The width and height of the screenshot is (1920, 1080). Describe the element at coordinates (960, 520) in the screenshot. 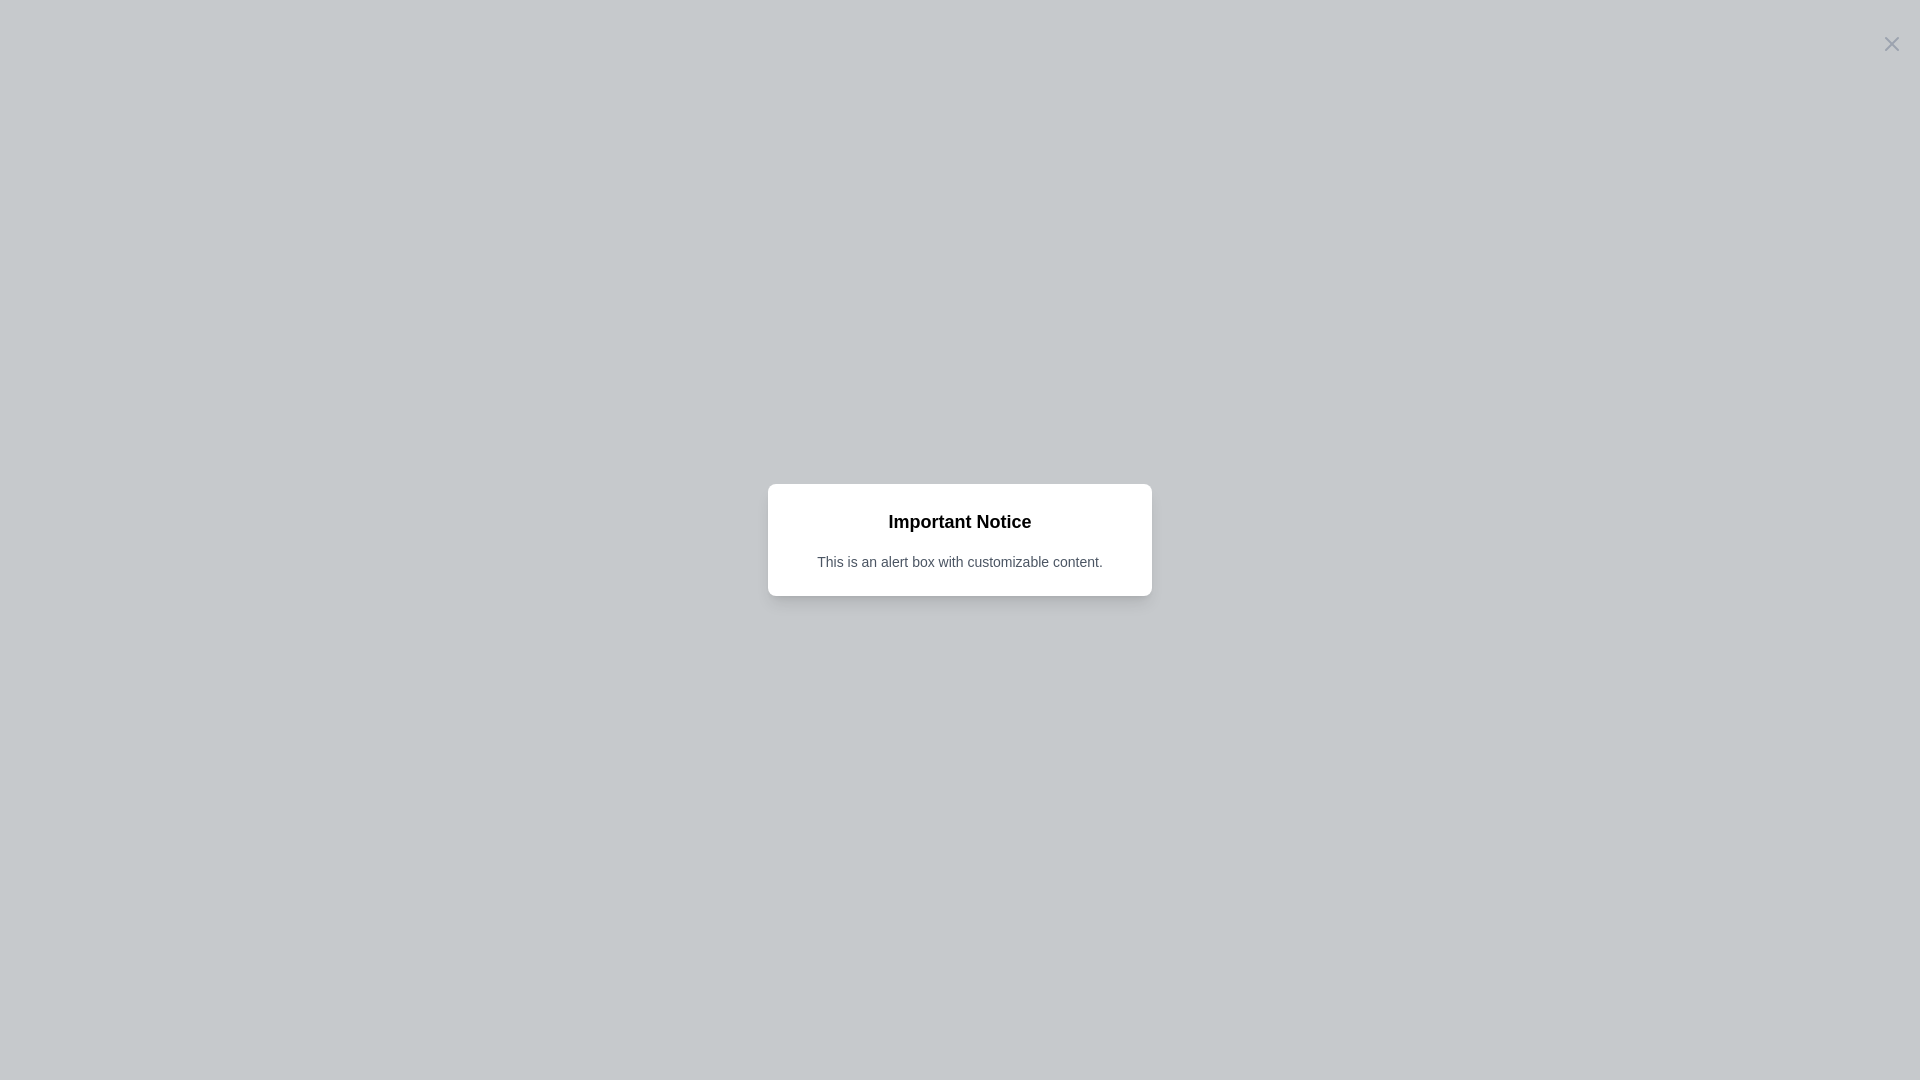

I see `the Heading or Label in the alert box, which is centrally located at the top section above the explanatory text` at that location.